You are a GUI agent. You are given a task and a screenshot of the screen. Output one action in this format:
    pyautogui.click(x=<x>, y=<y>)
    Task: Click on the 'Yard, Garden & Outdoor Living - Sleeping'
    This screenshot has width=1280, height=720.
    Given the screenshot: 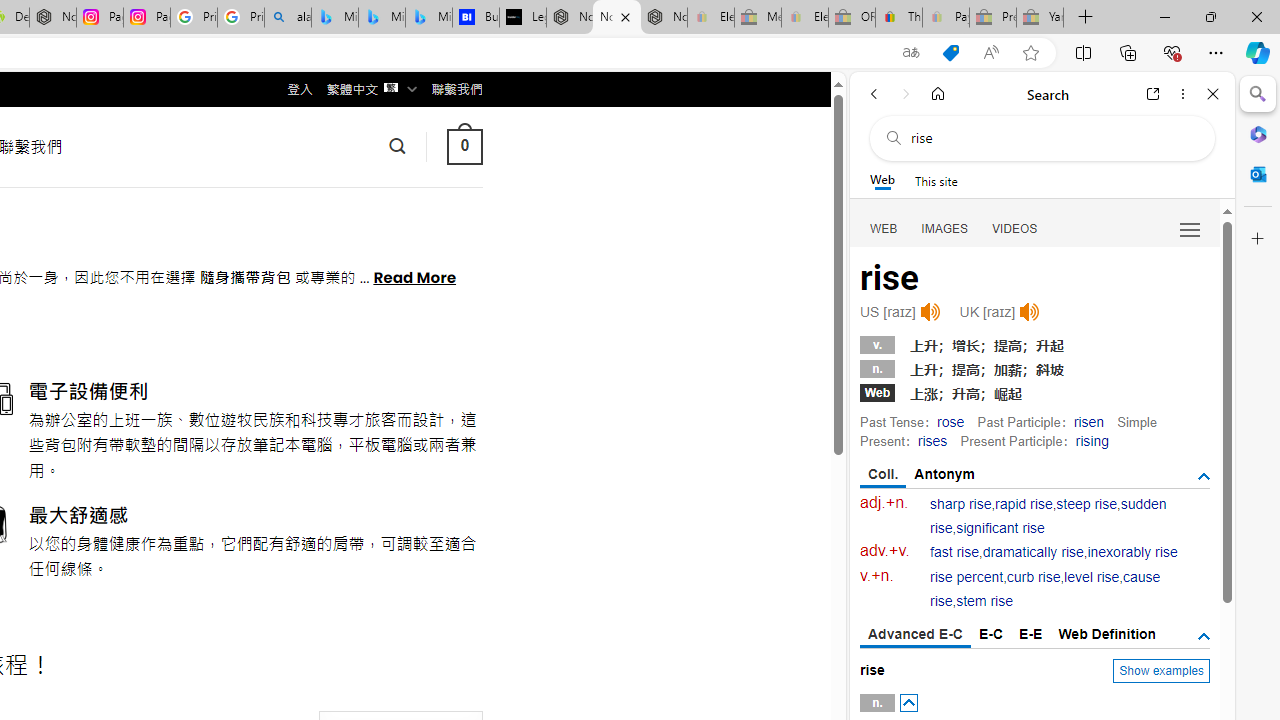 What is the action you would take?
    pyautogui.click(x=1040, y=17)
    